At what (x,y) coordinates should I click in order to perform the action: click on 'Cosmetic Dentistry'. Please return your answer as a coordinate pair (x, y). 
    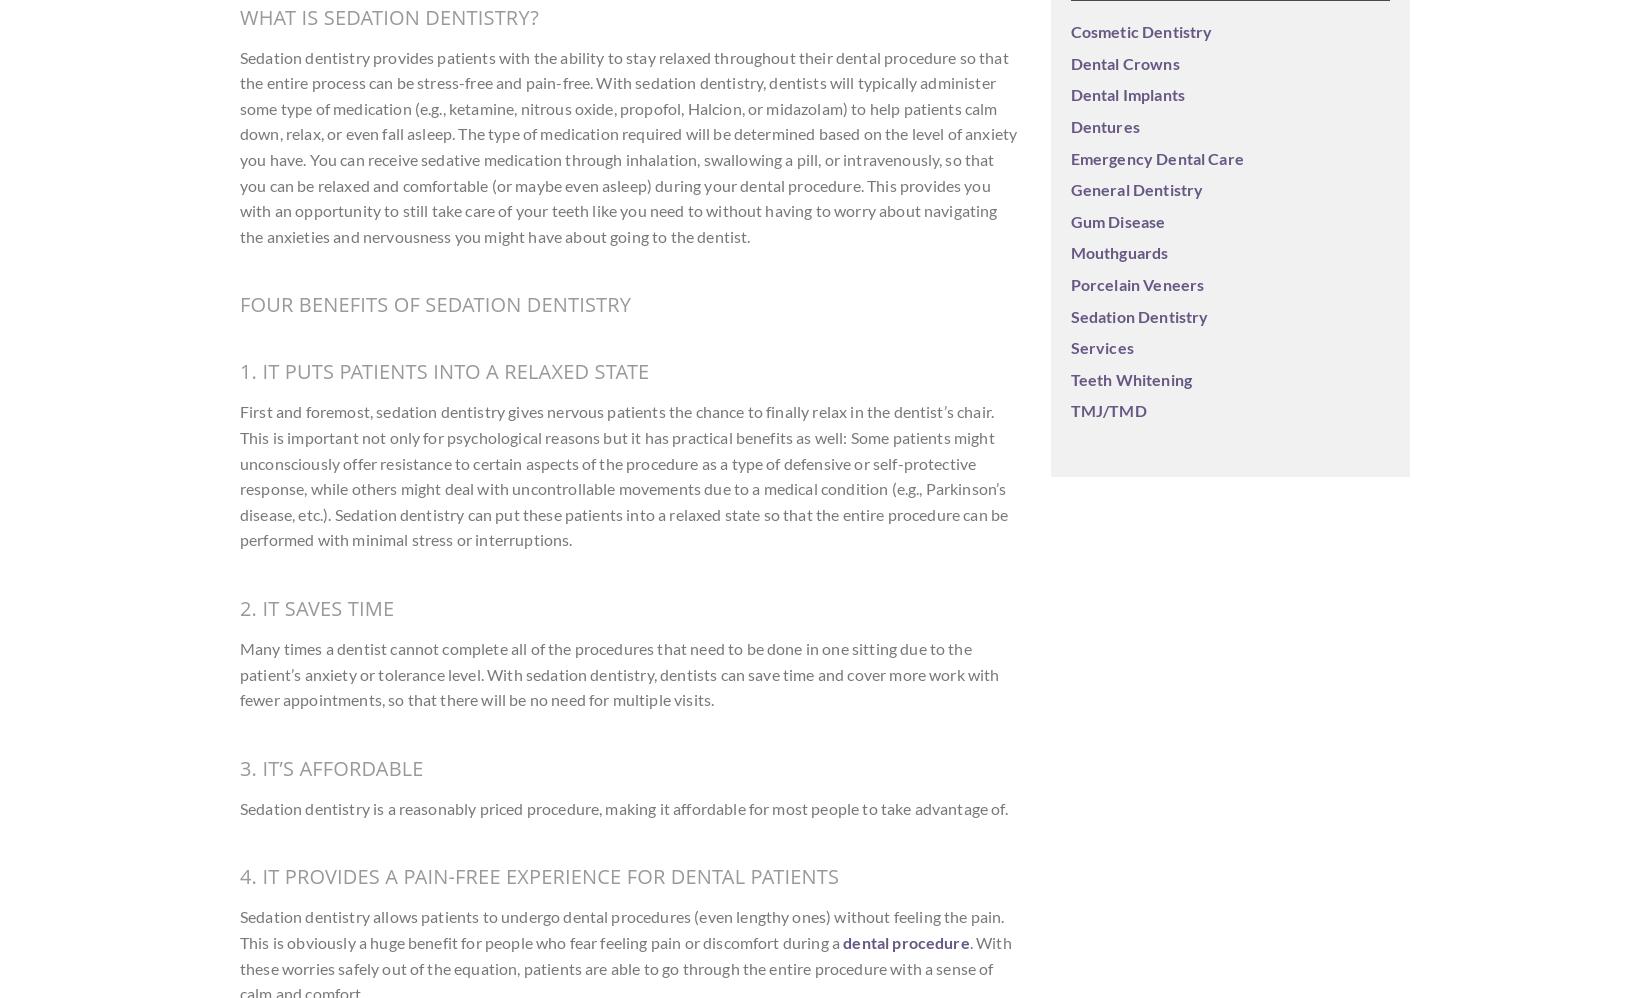
    Looking at the image, I should click on (1140, 31).